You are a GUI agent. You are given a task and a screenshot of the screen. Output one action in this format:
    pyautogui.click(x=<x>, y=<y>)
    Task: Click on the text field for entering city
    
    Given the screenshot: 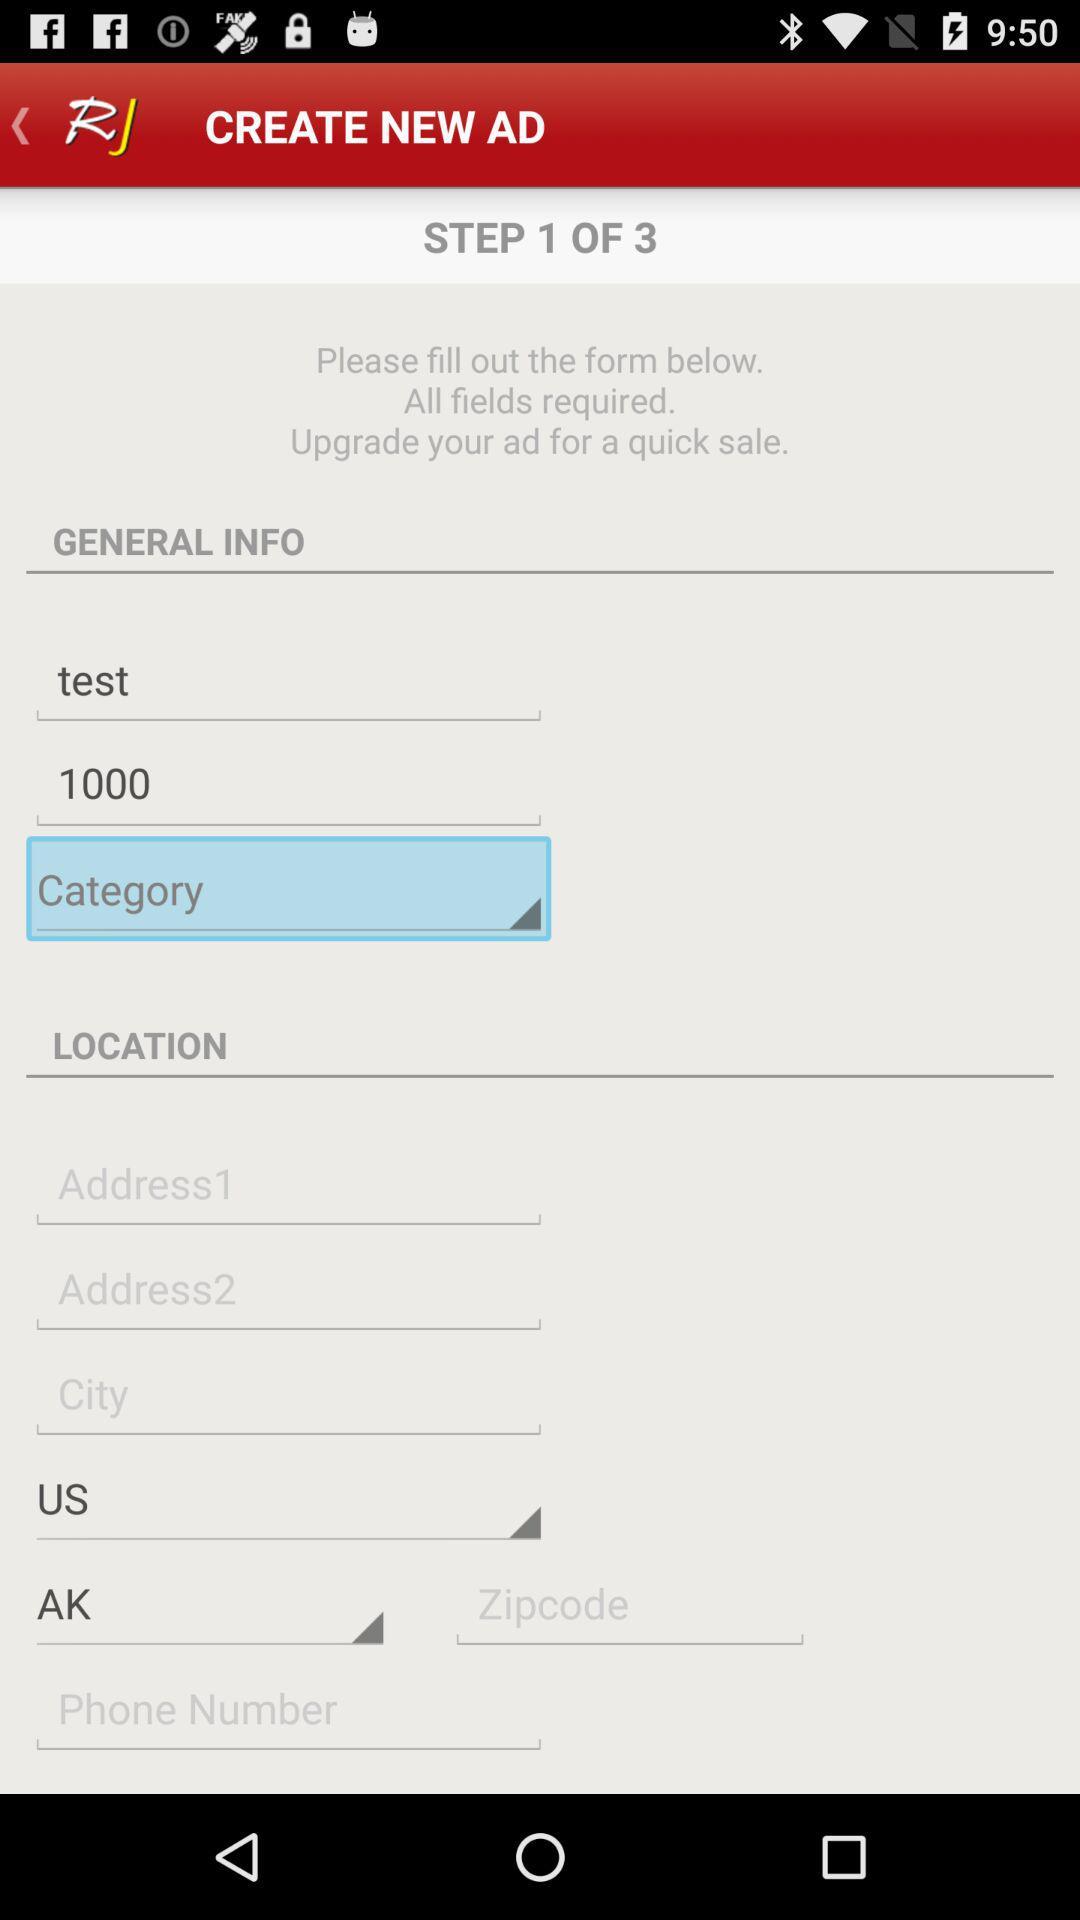 What is the action you would take?
    pyautogui.click(x=288, y=1391)
    